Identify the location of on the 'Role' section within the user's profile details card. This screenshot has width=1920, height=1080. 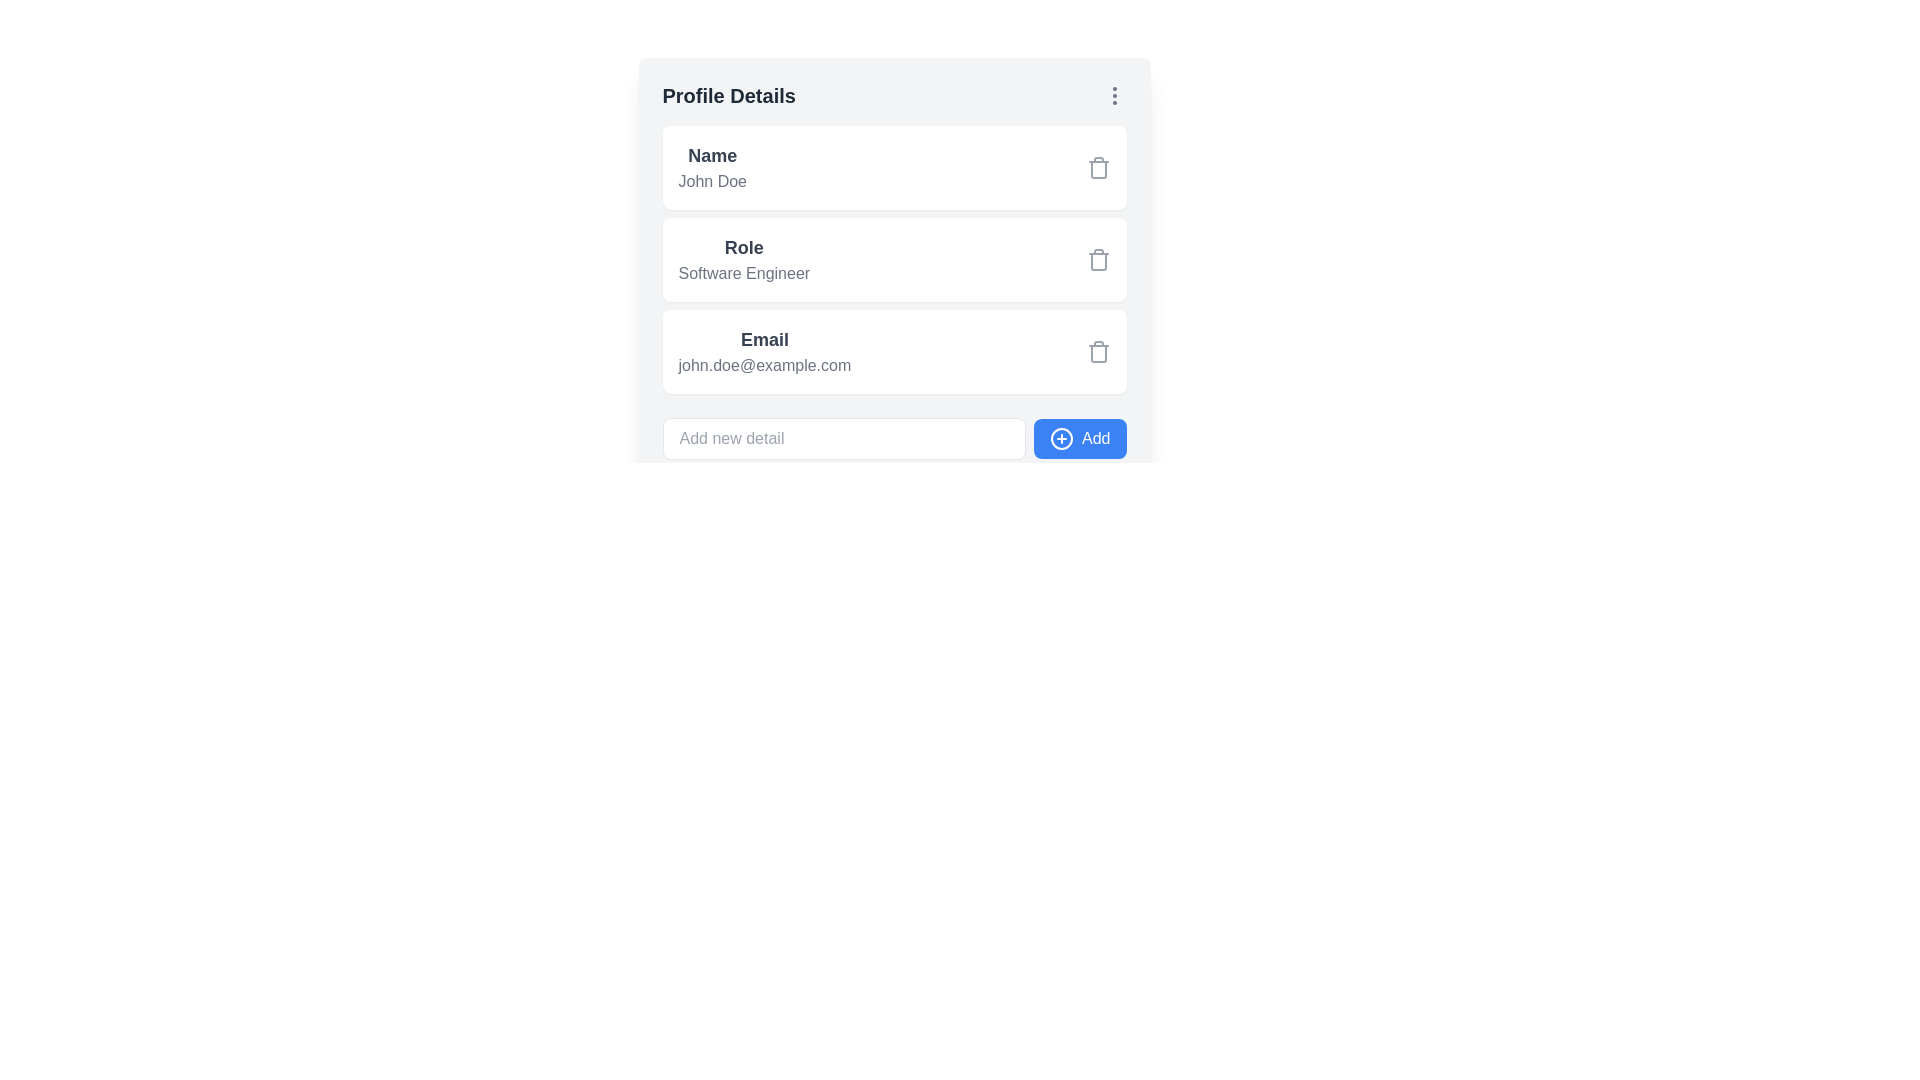
(893, 270).